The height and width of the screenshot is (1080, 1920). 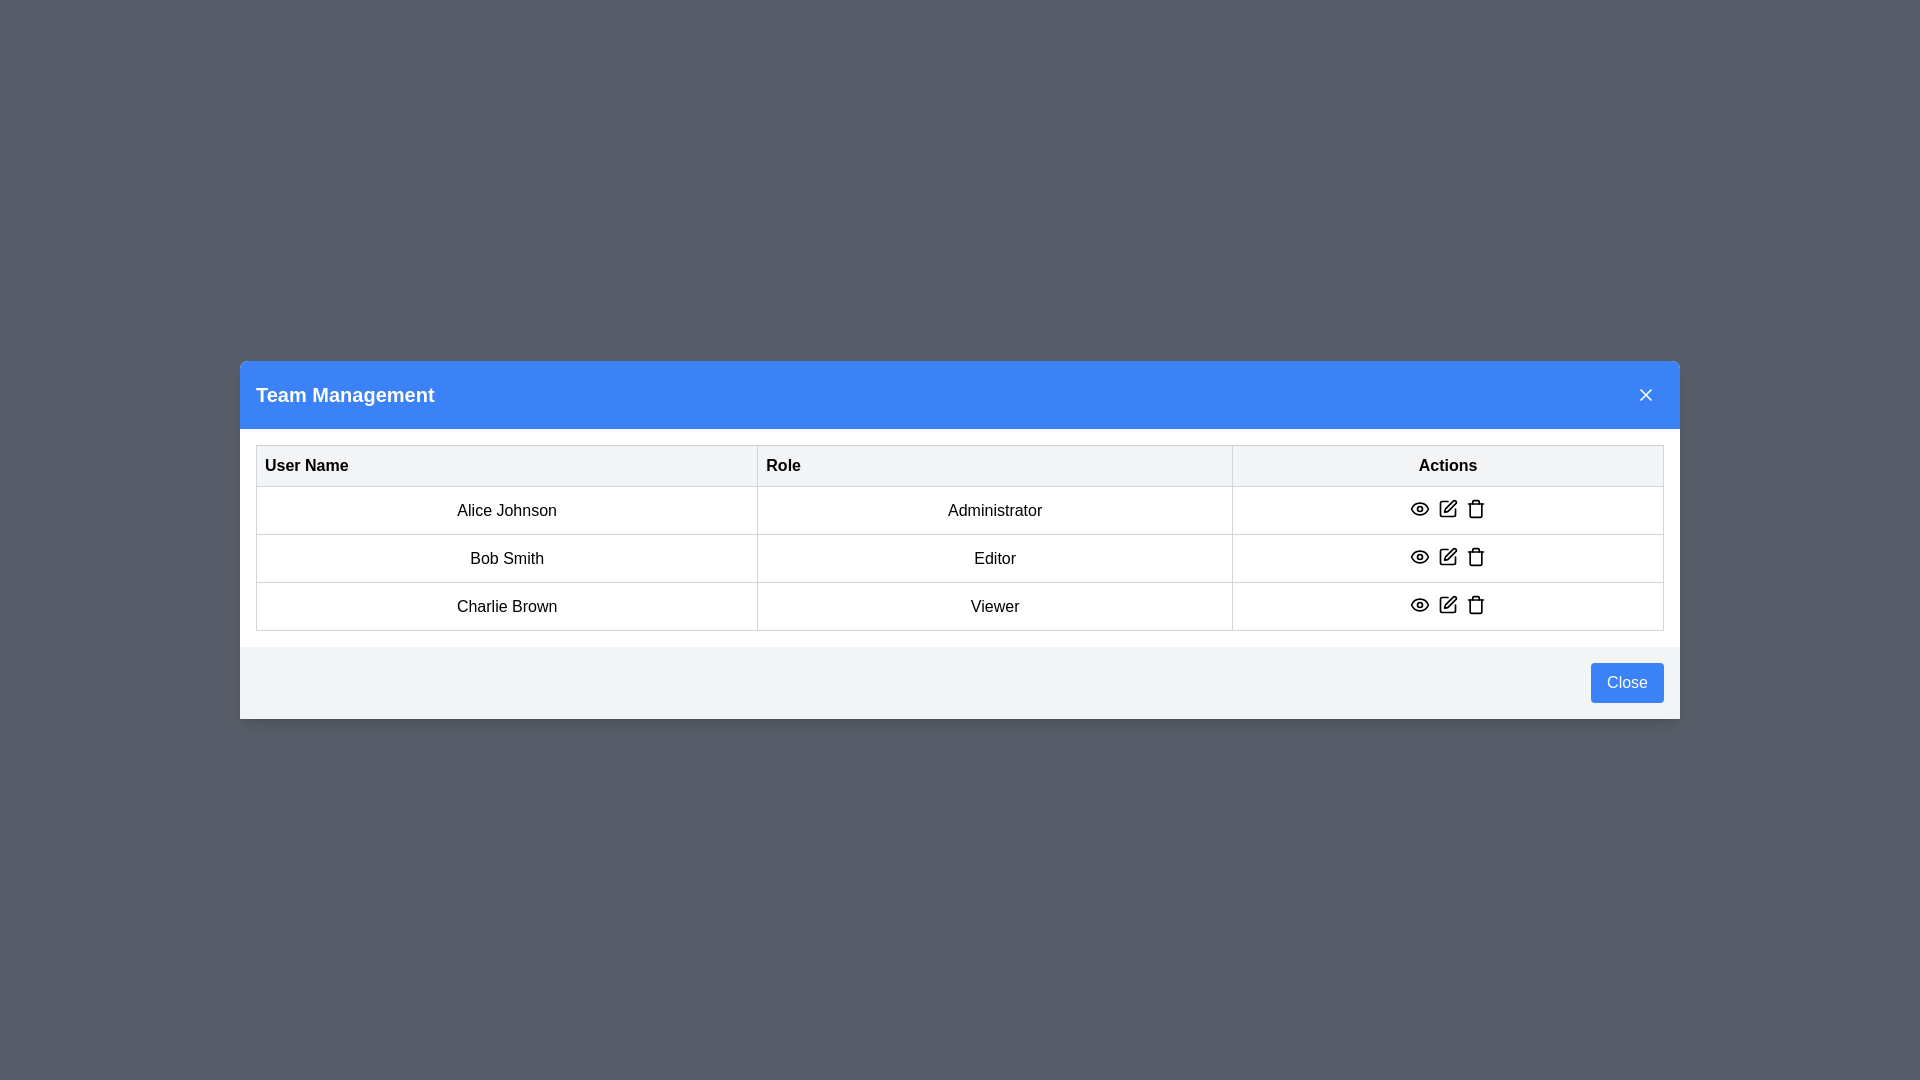 What do you see at coordinates (960, 508) in the screenshot?
I see `the table row entry containing 'Alice Johnson' and 'Administrator', which is located in the first row of the table, positioned between the header and the row with 'Bob Smith Editor'` at bounding box center [960, 508].